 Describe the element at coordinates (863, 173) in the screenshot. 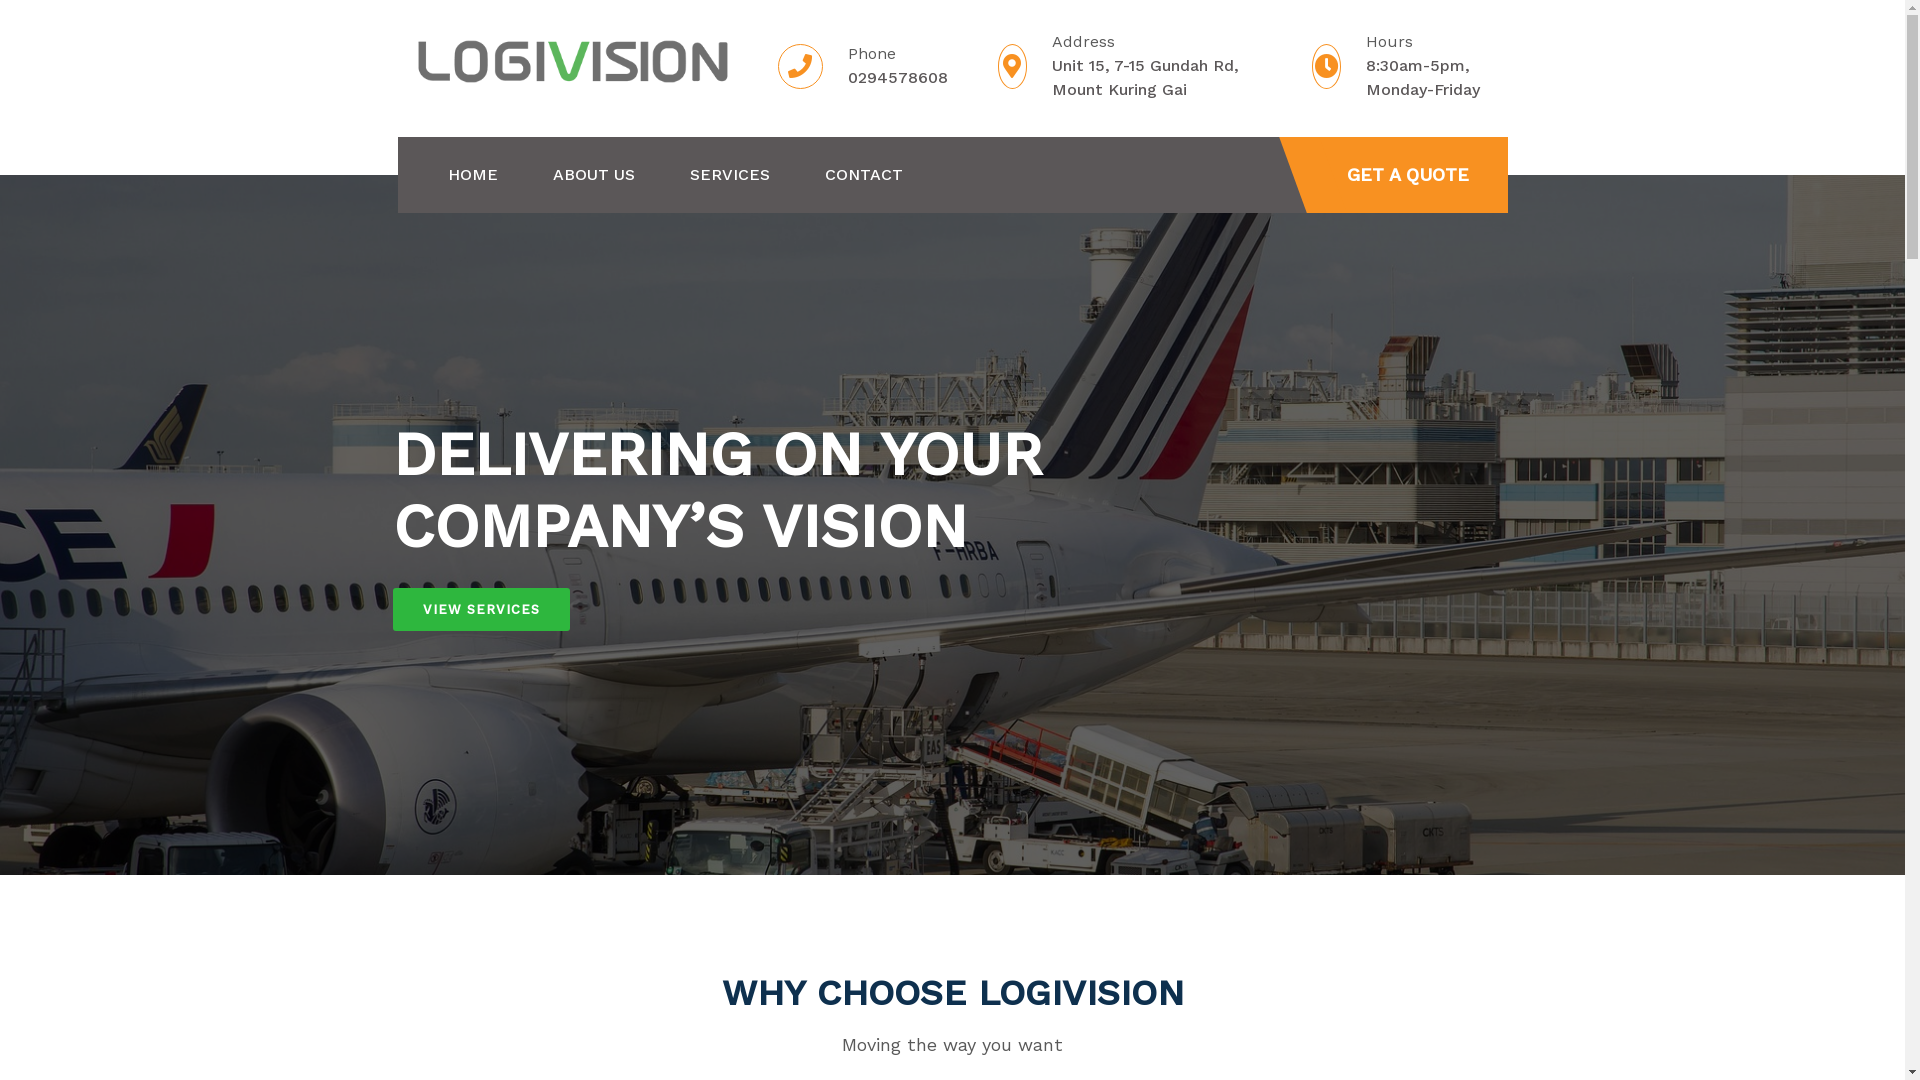

I see `'CONTACT'` at that location.